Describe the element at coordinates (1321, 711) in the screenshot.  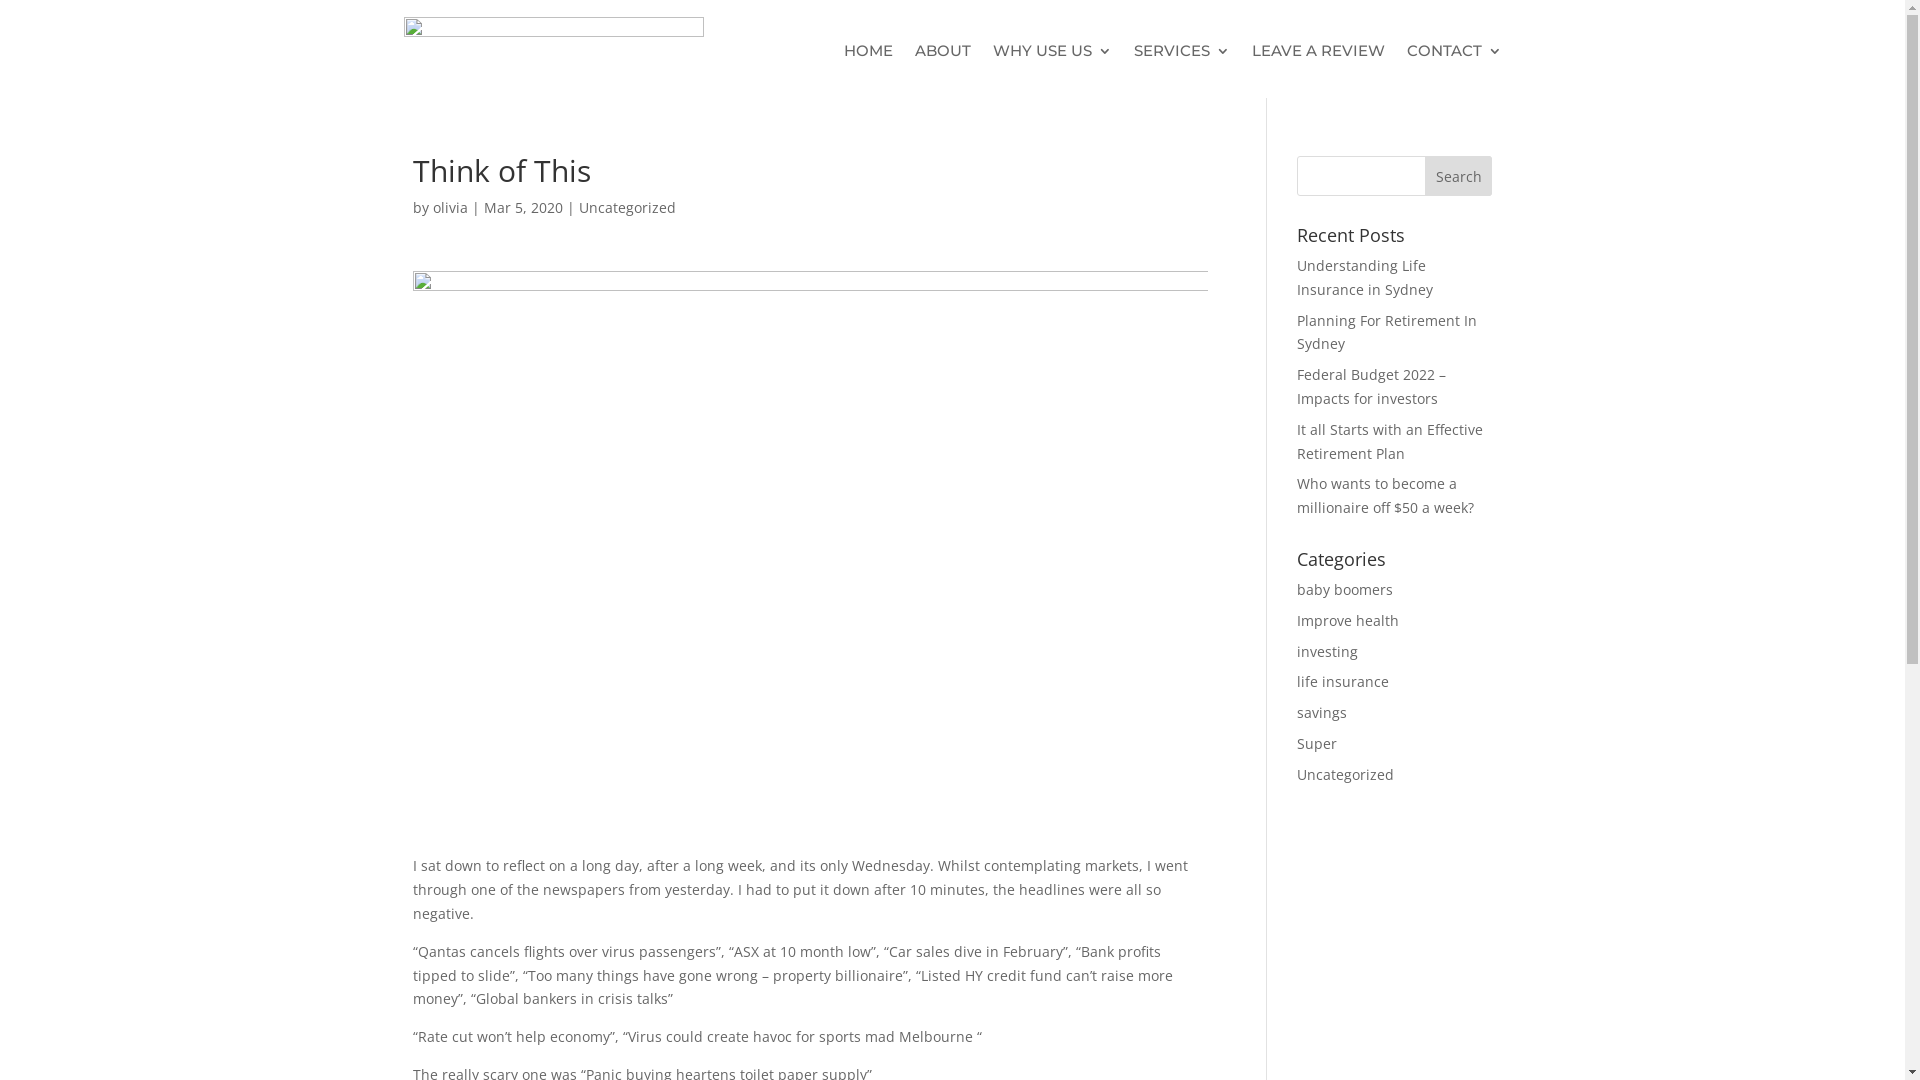
I see `'savings'` at that location.